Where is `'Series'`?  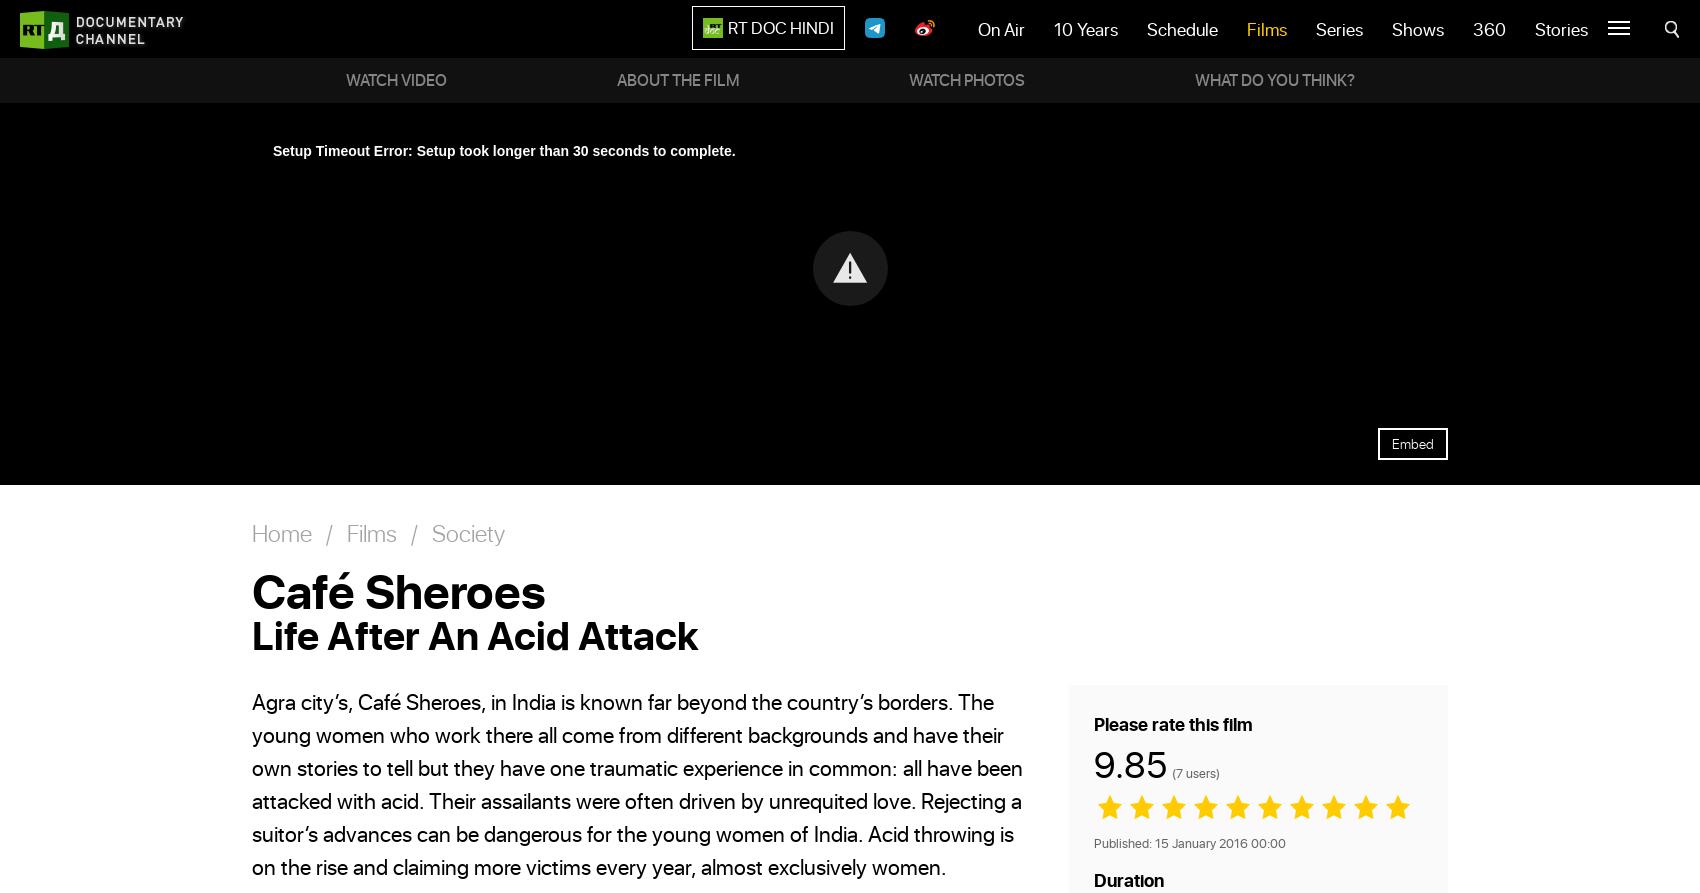 'Series' is located at coordinates (1339, 29).